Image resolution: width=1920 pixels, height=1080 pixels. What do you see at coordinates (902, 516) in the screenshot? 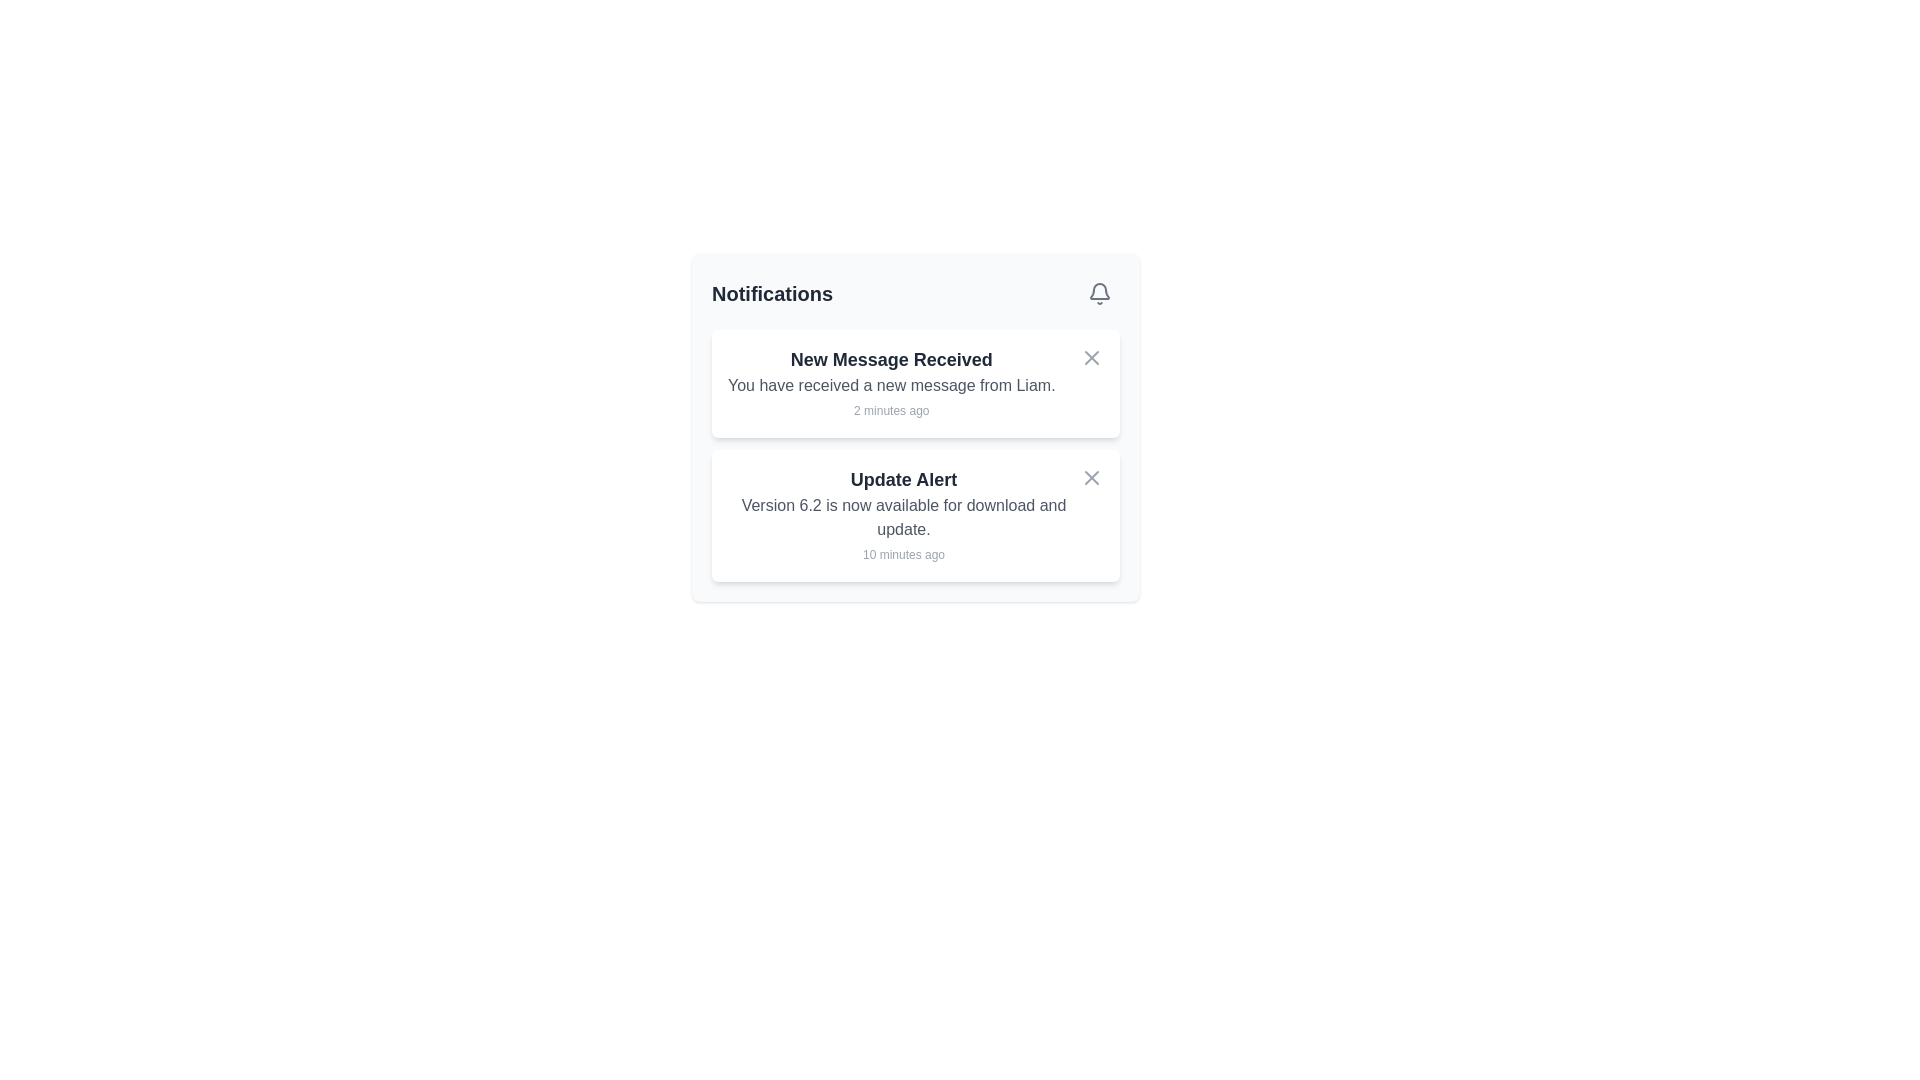
I see `the text 'Version 6.2 is now available for download and update.' located in the notification block beneath 'Update Alert'` at bounding box center [902, 516].